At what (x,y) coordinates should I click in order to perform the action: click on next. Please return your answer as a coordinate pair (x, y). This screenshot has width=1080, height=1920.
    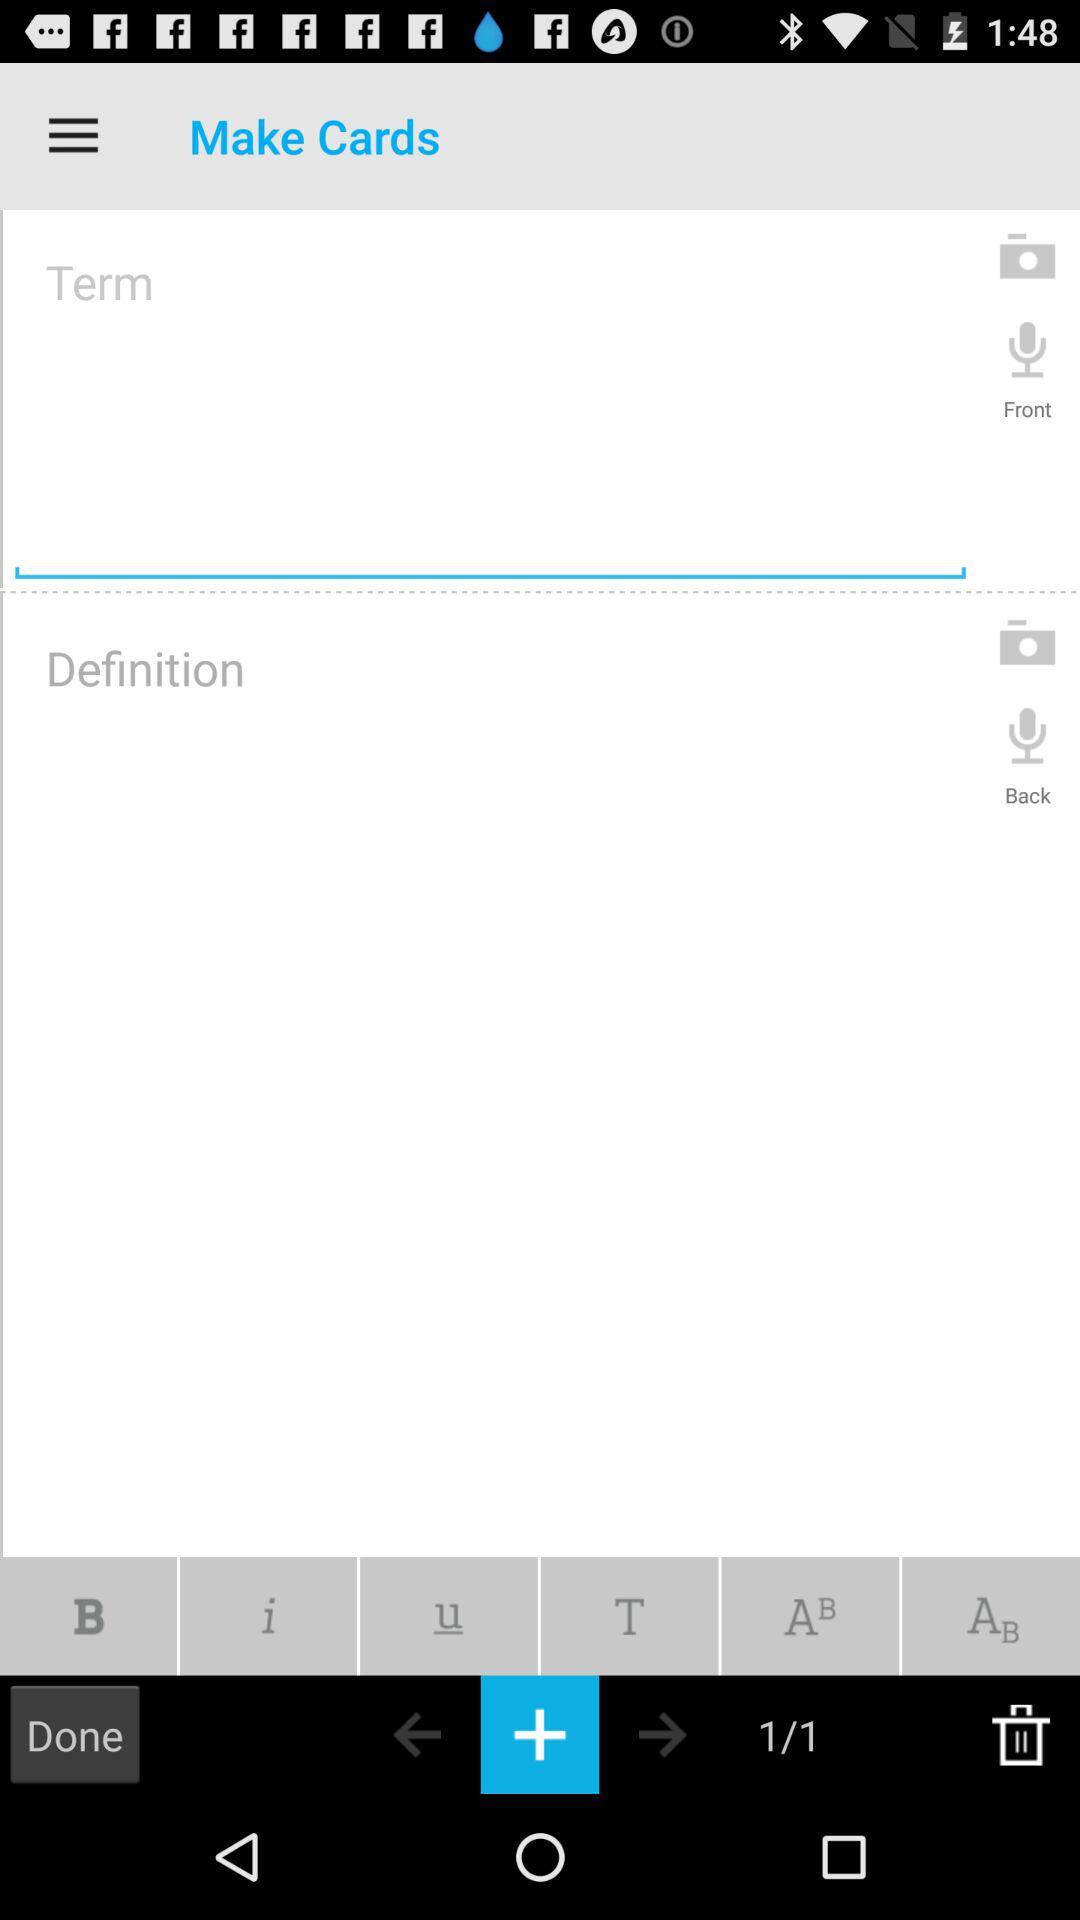
    Looking at the image, I should click on (697, 1733).